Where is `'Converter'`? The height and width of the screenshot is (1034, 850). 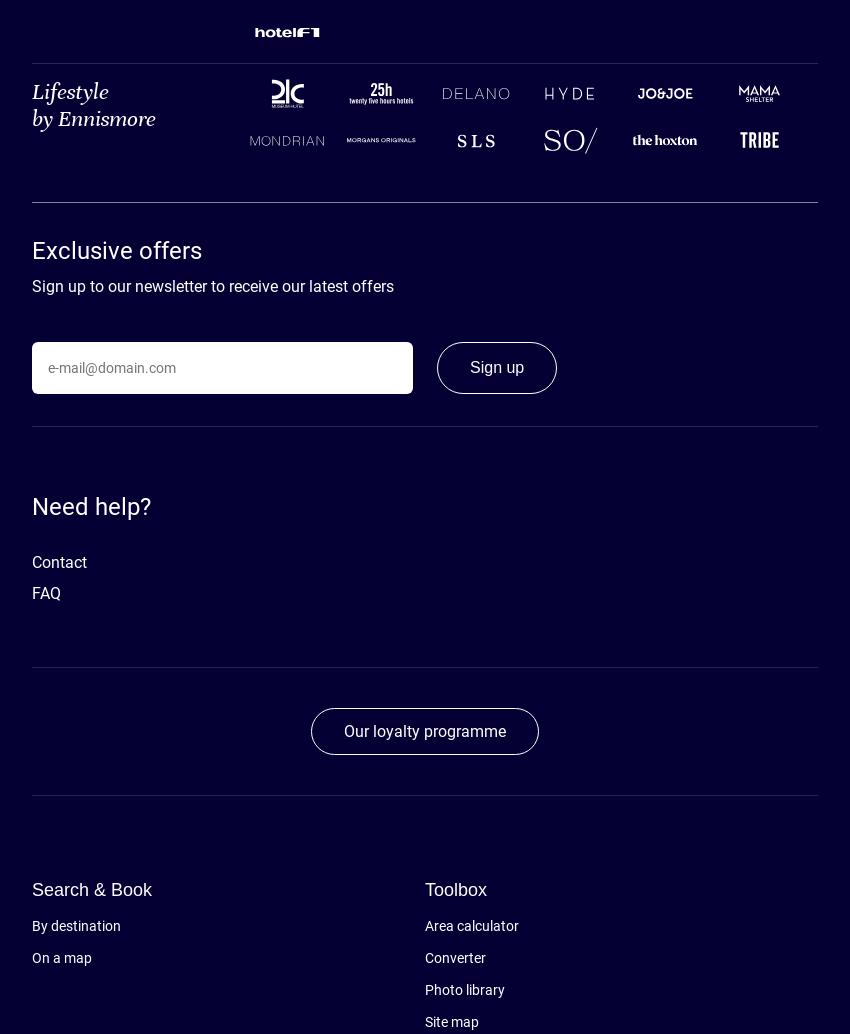 'Converter' is located at coordinates (454, 957).